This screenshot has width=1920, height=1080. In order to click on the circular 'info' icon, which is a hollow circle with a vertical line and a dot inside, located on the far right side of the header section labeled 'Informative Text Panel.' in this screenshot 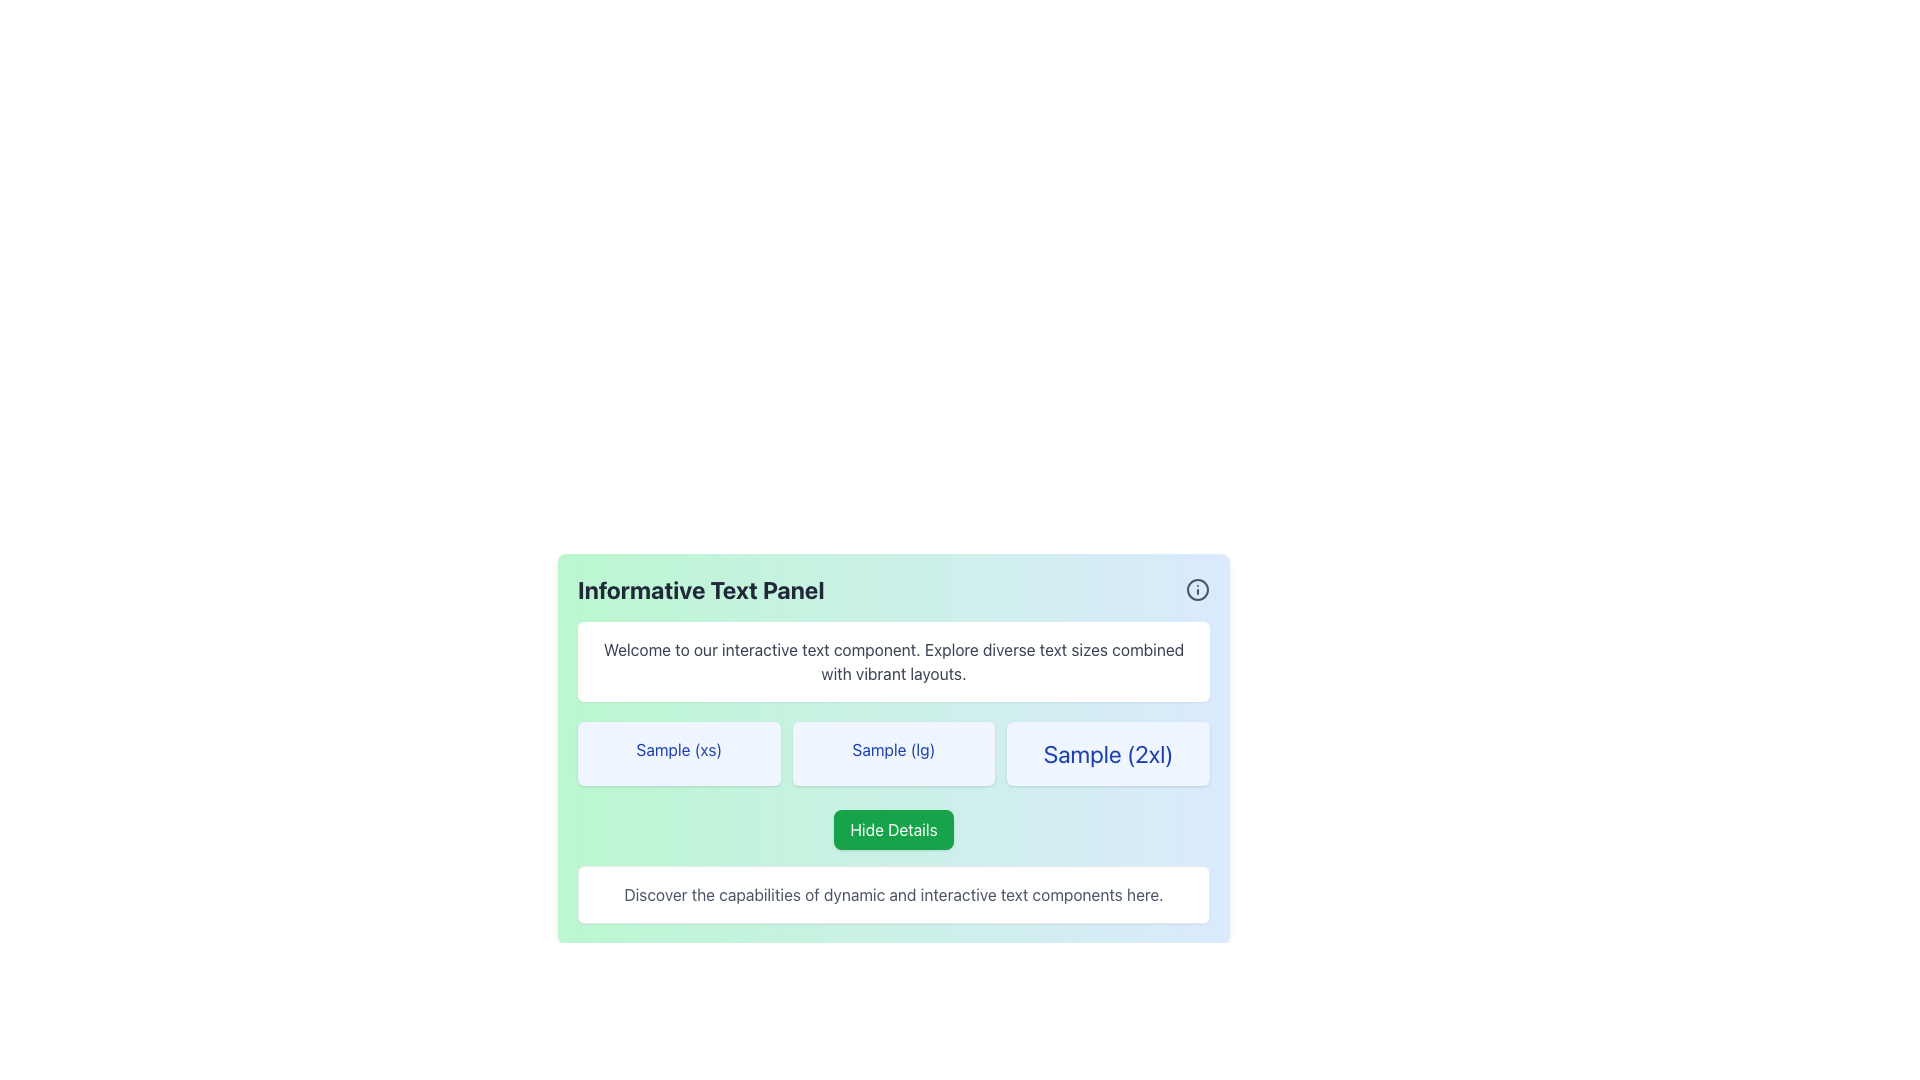, I will do `click(1198, 589)`.